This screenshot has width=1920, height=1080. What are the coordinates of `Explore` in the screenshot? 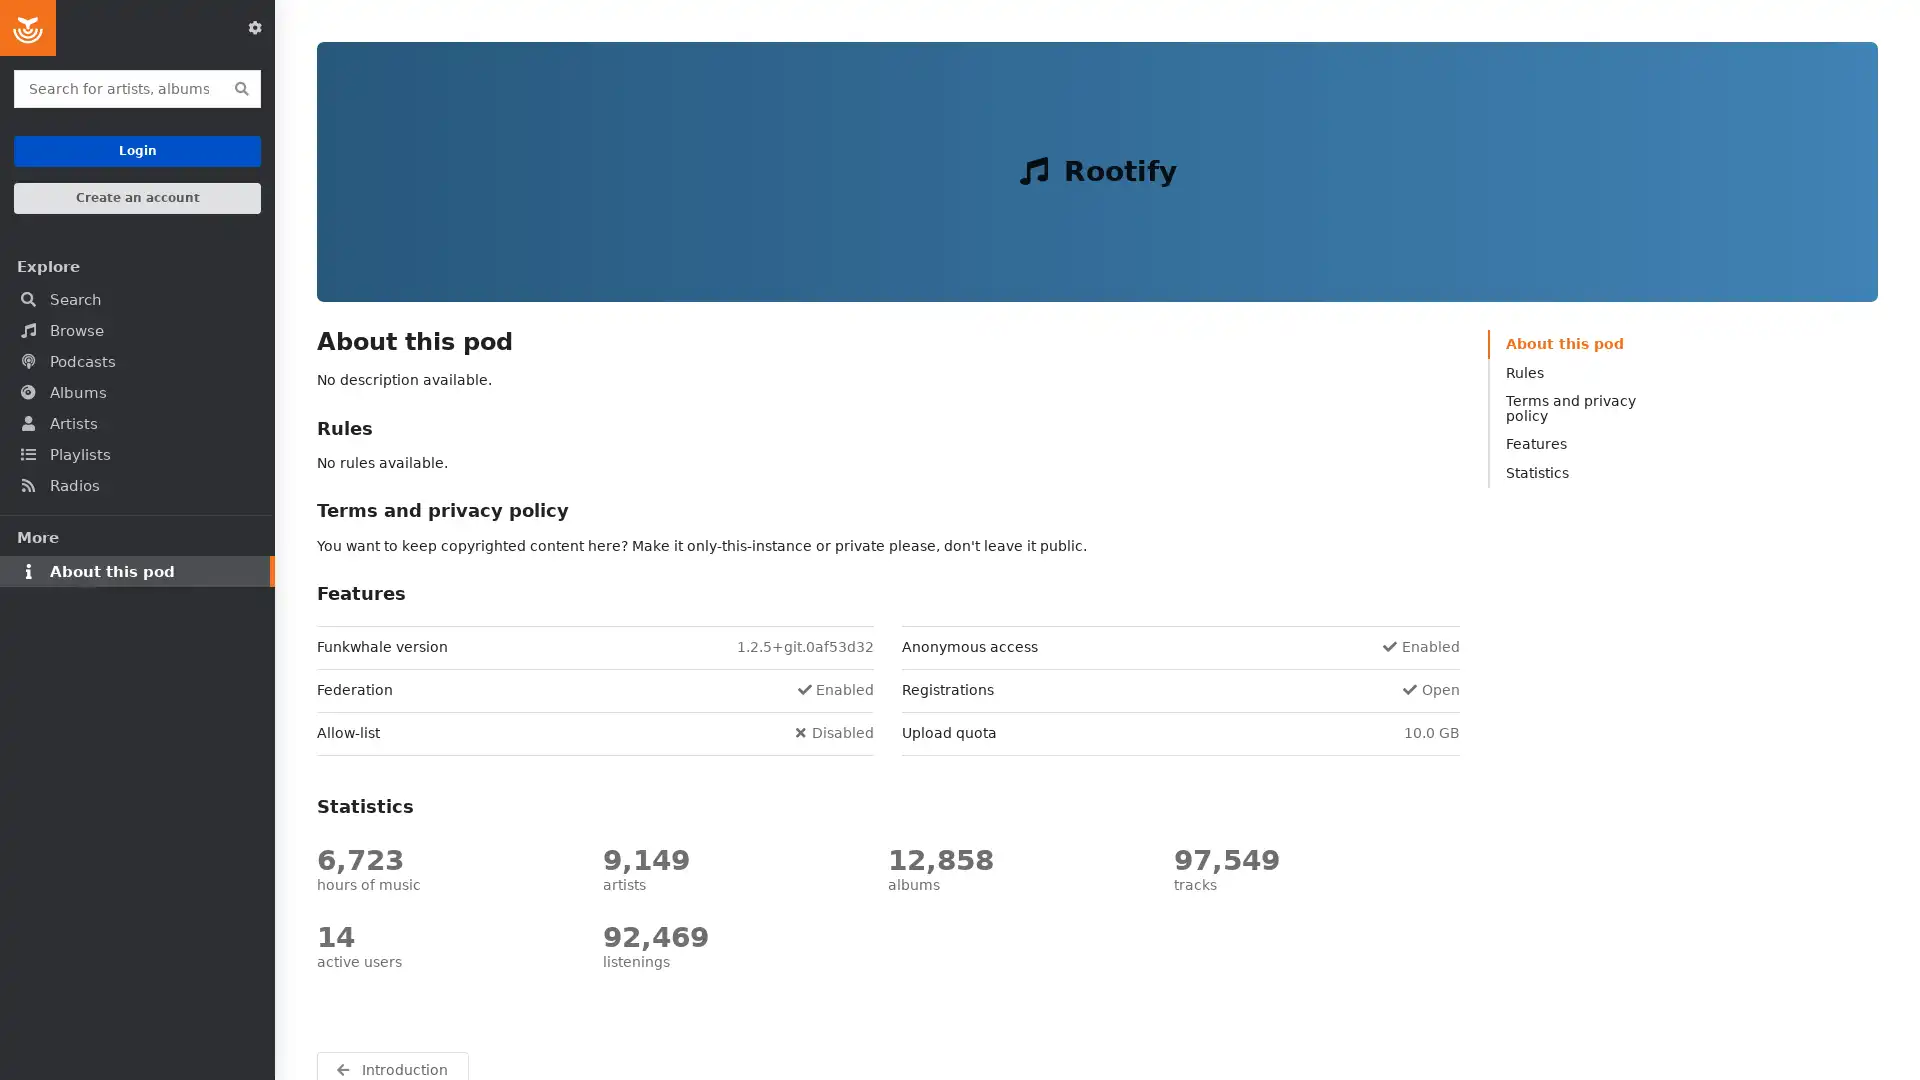 It's located at (136, 265).